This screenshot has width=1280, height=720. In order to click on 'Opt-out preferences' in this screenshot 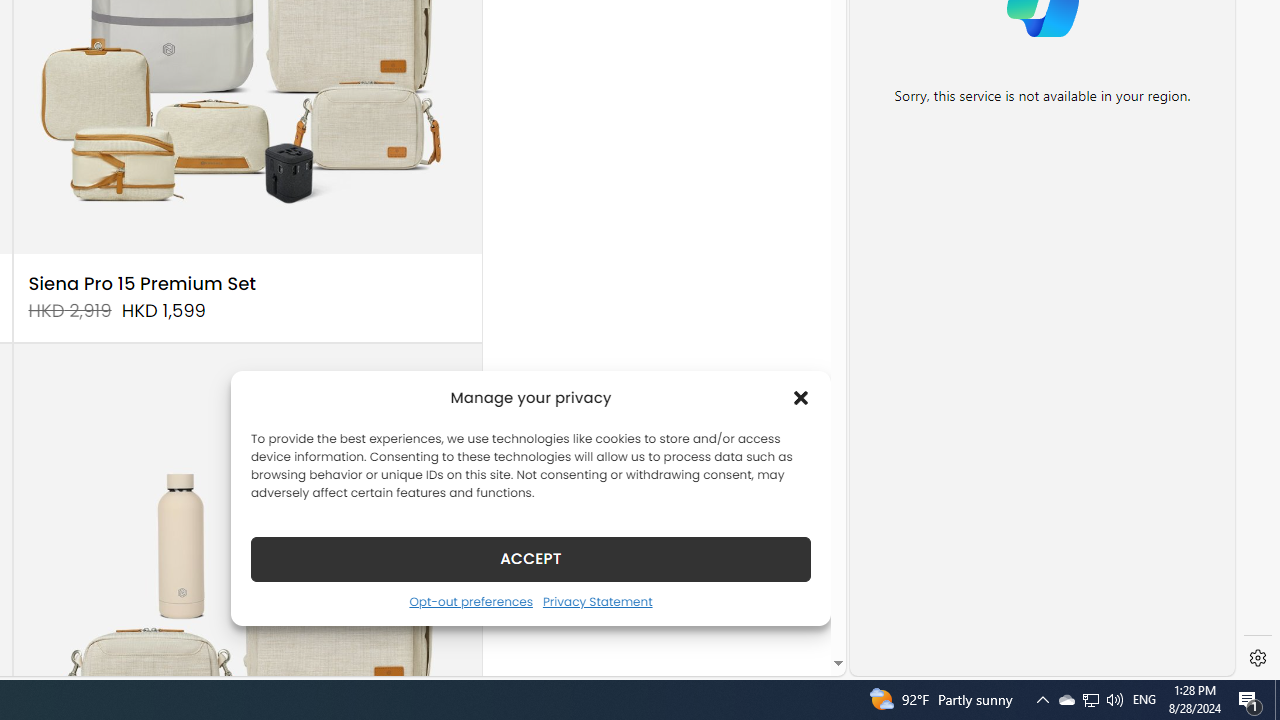, I will do `click(470, 600)`.